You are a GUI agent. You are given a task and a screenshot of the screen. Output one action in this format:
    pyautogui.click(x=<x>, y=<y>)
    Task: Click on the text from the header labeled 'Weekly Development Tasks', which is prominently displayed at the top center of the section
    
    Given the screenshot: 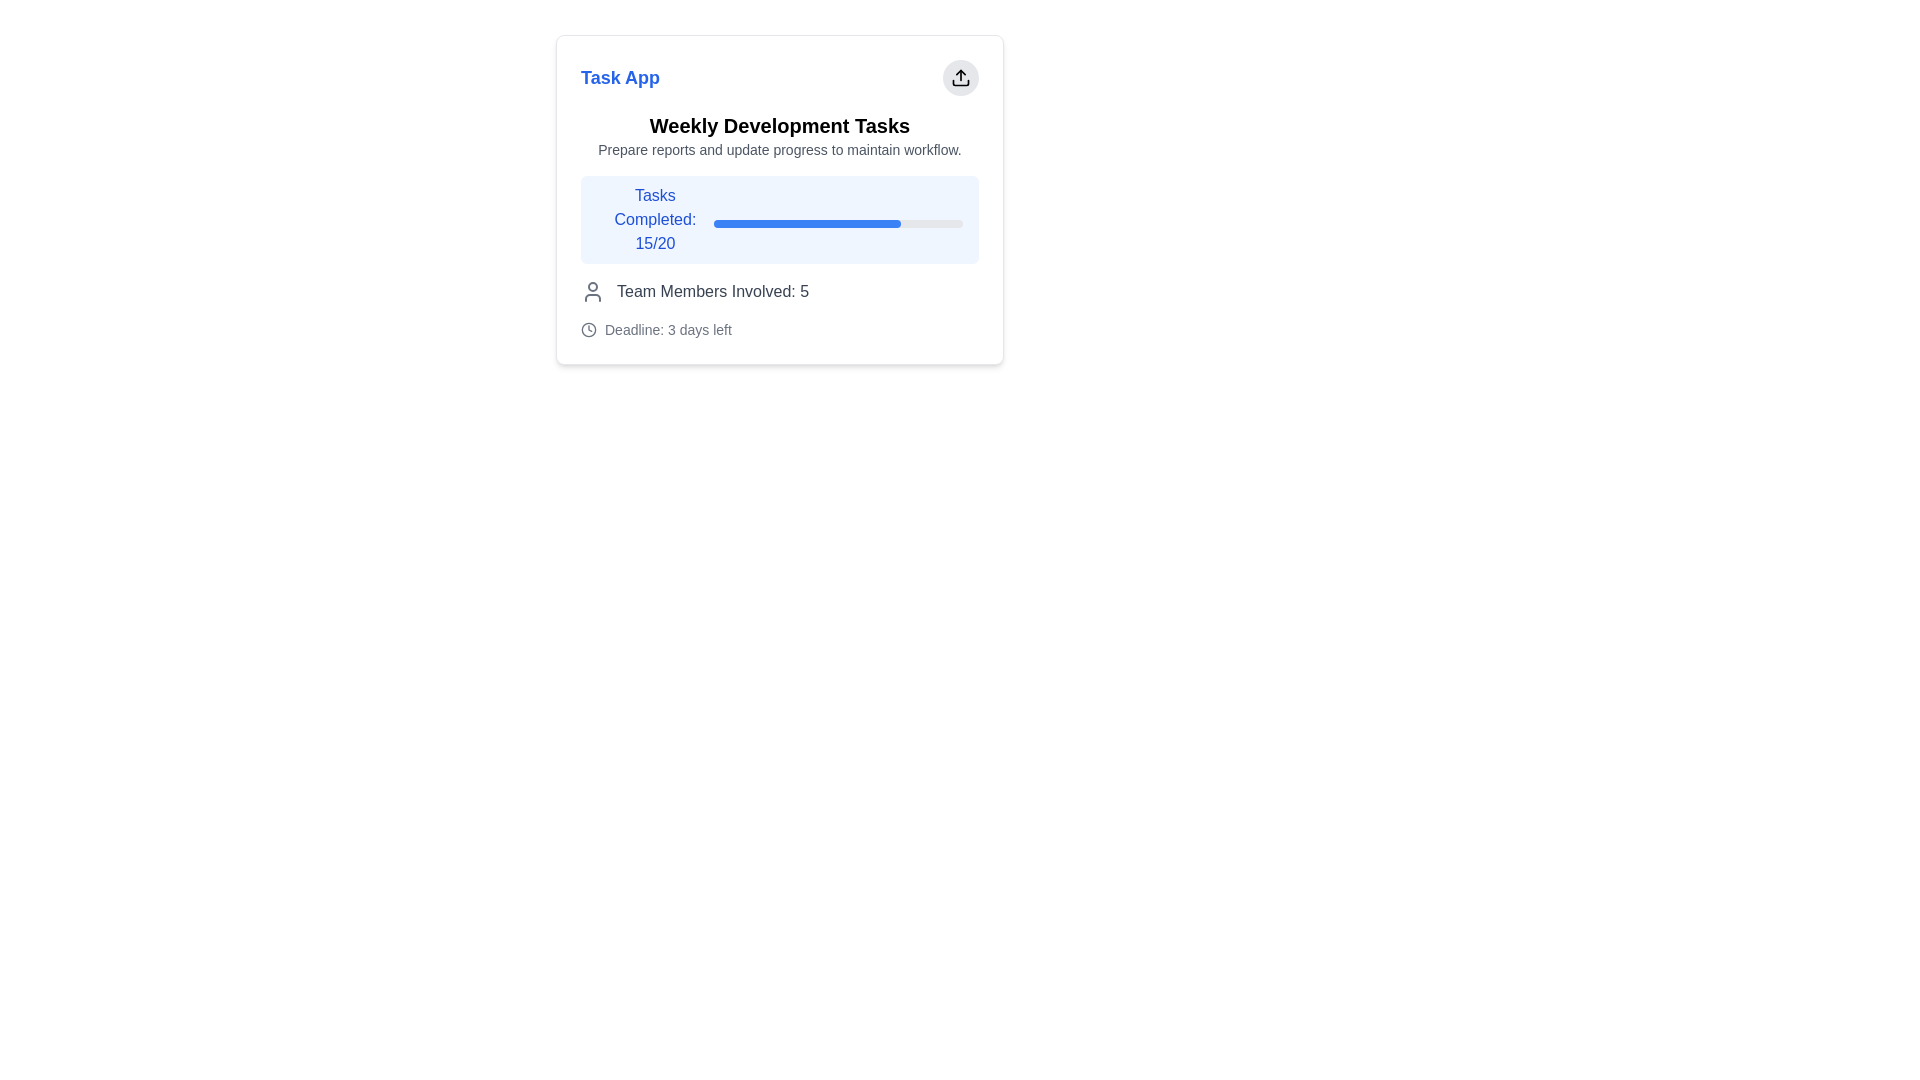 What is the action you would take?
    pyautogui.click(x=778, y=126)
    